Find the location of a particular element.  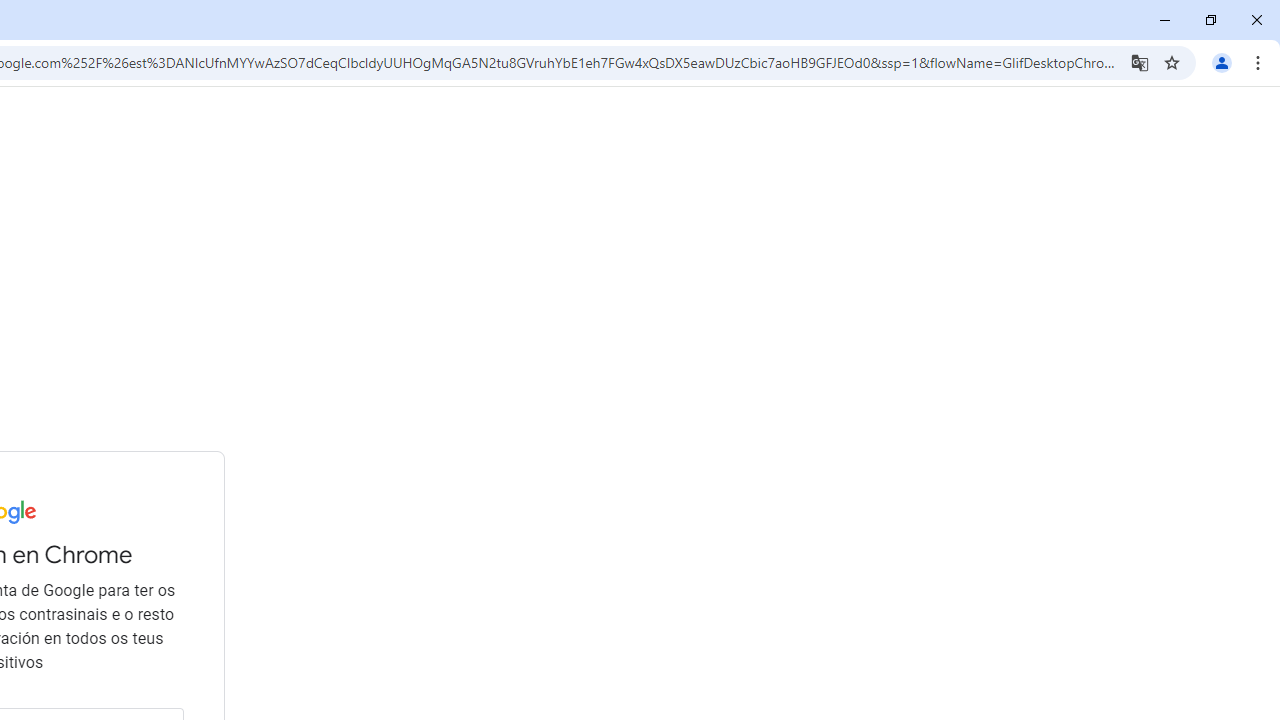

'You' is located at coordinates (1220, 61).